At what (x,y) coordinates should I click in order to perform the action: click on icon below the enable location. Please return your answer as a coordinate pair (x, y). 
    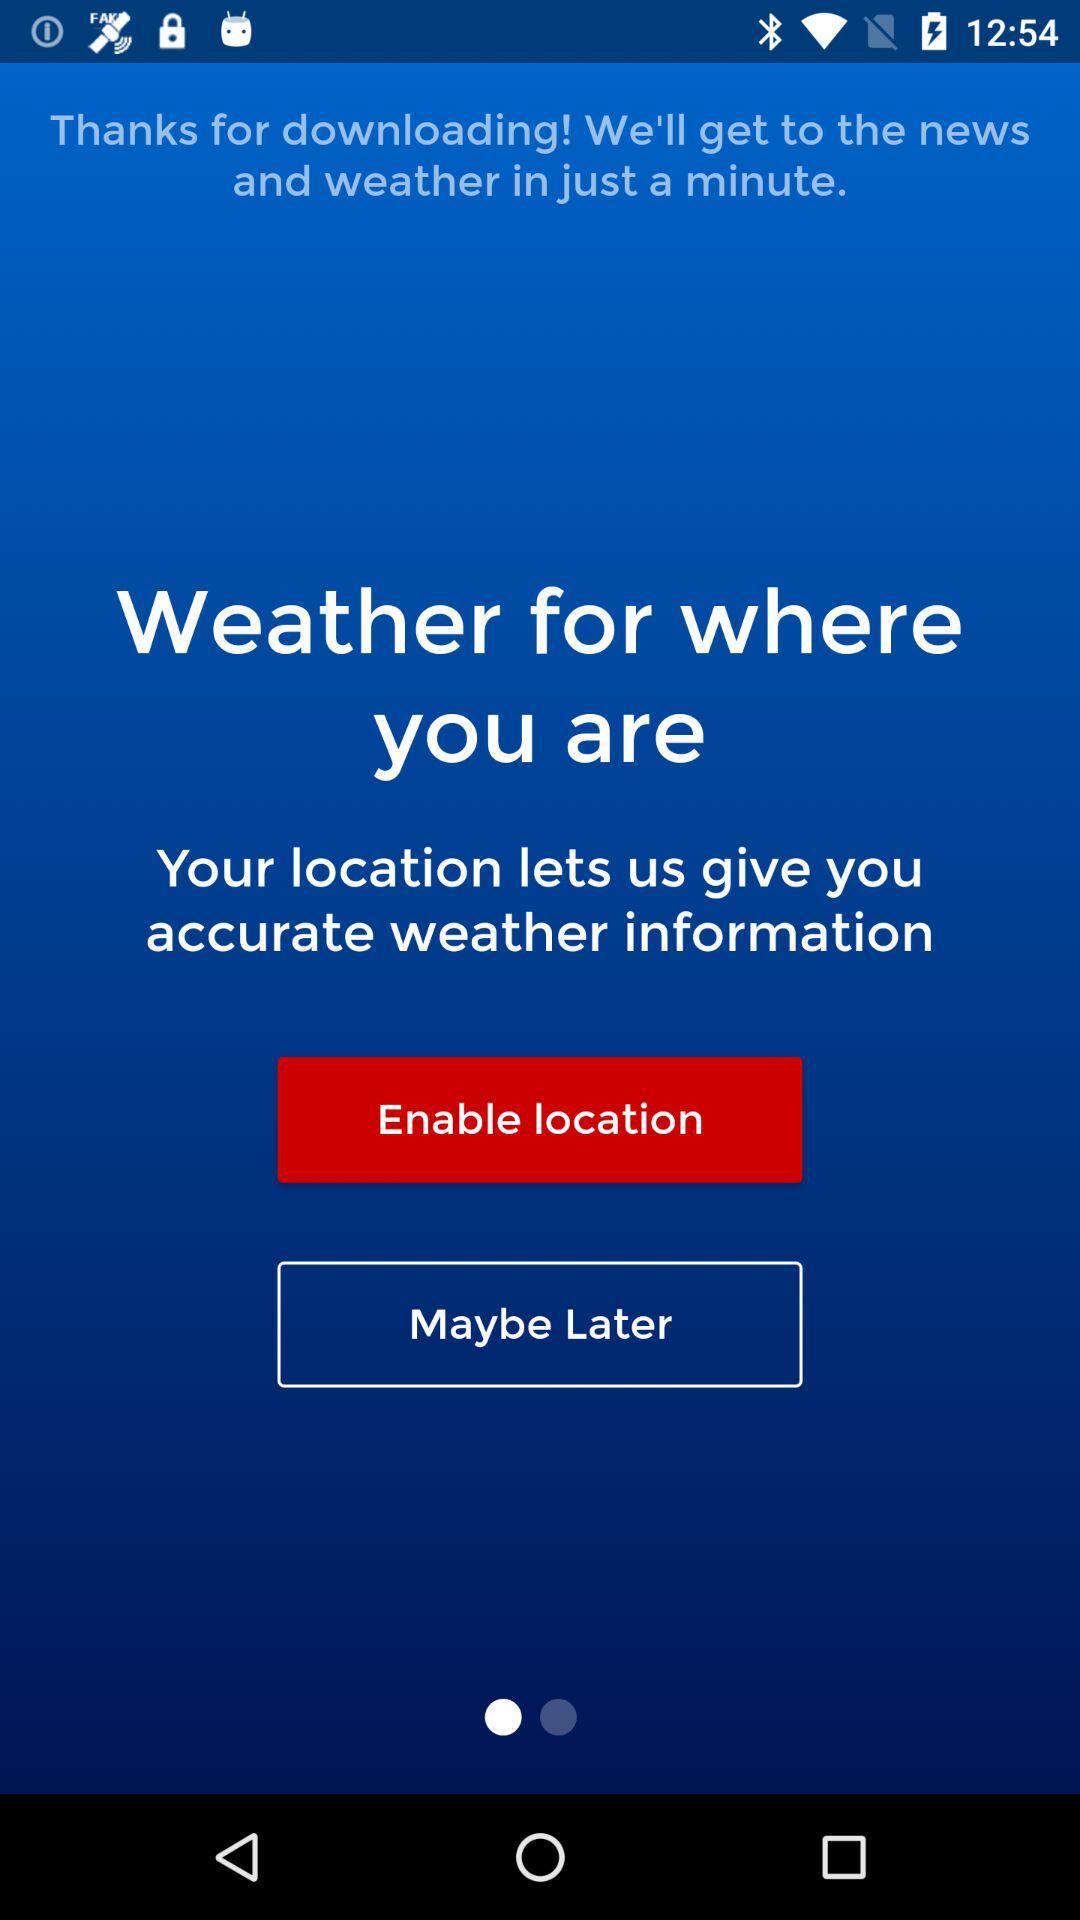
    Looking at the image, I should click on (540, 1324).